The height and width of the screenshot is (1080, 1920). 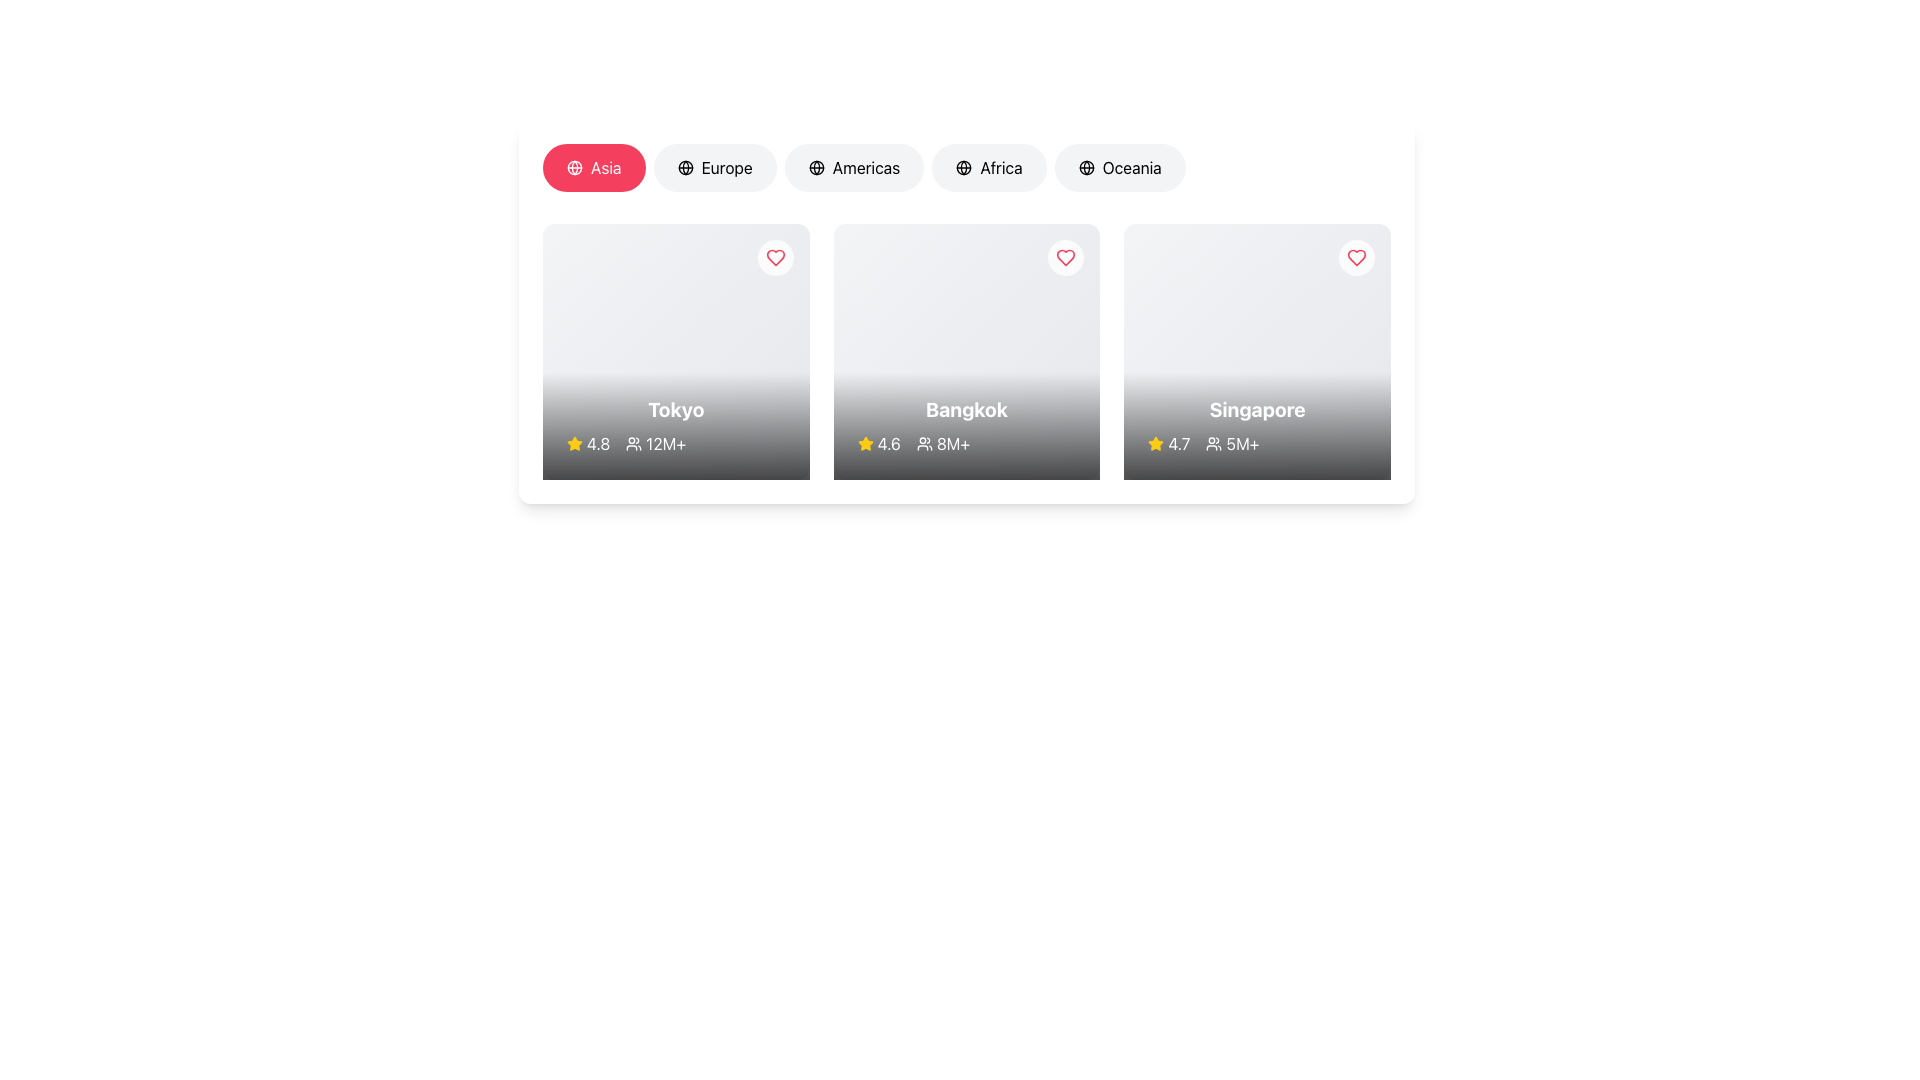 I want to click on the text label displaying the estimated number of users or population associated with 'Tokyo', which is located to the right of the user icon within the bottom-left part of the Tokyo card, so click(x=676, y=442).